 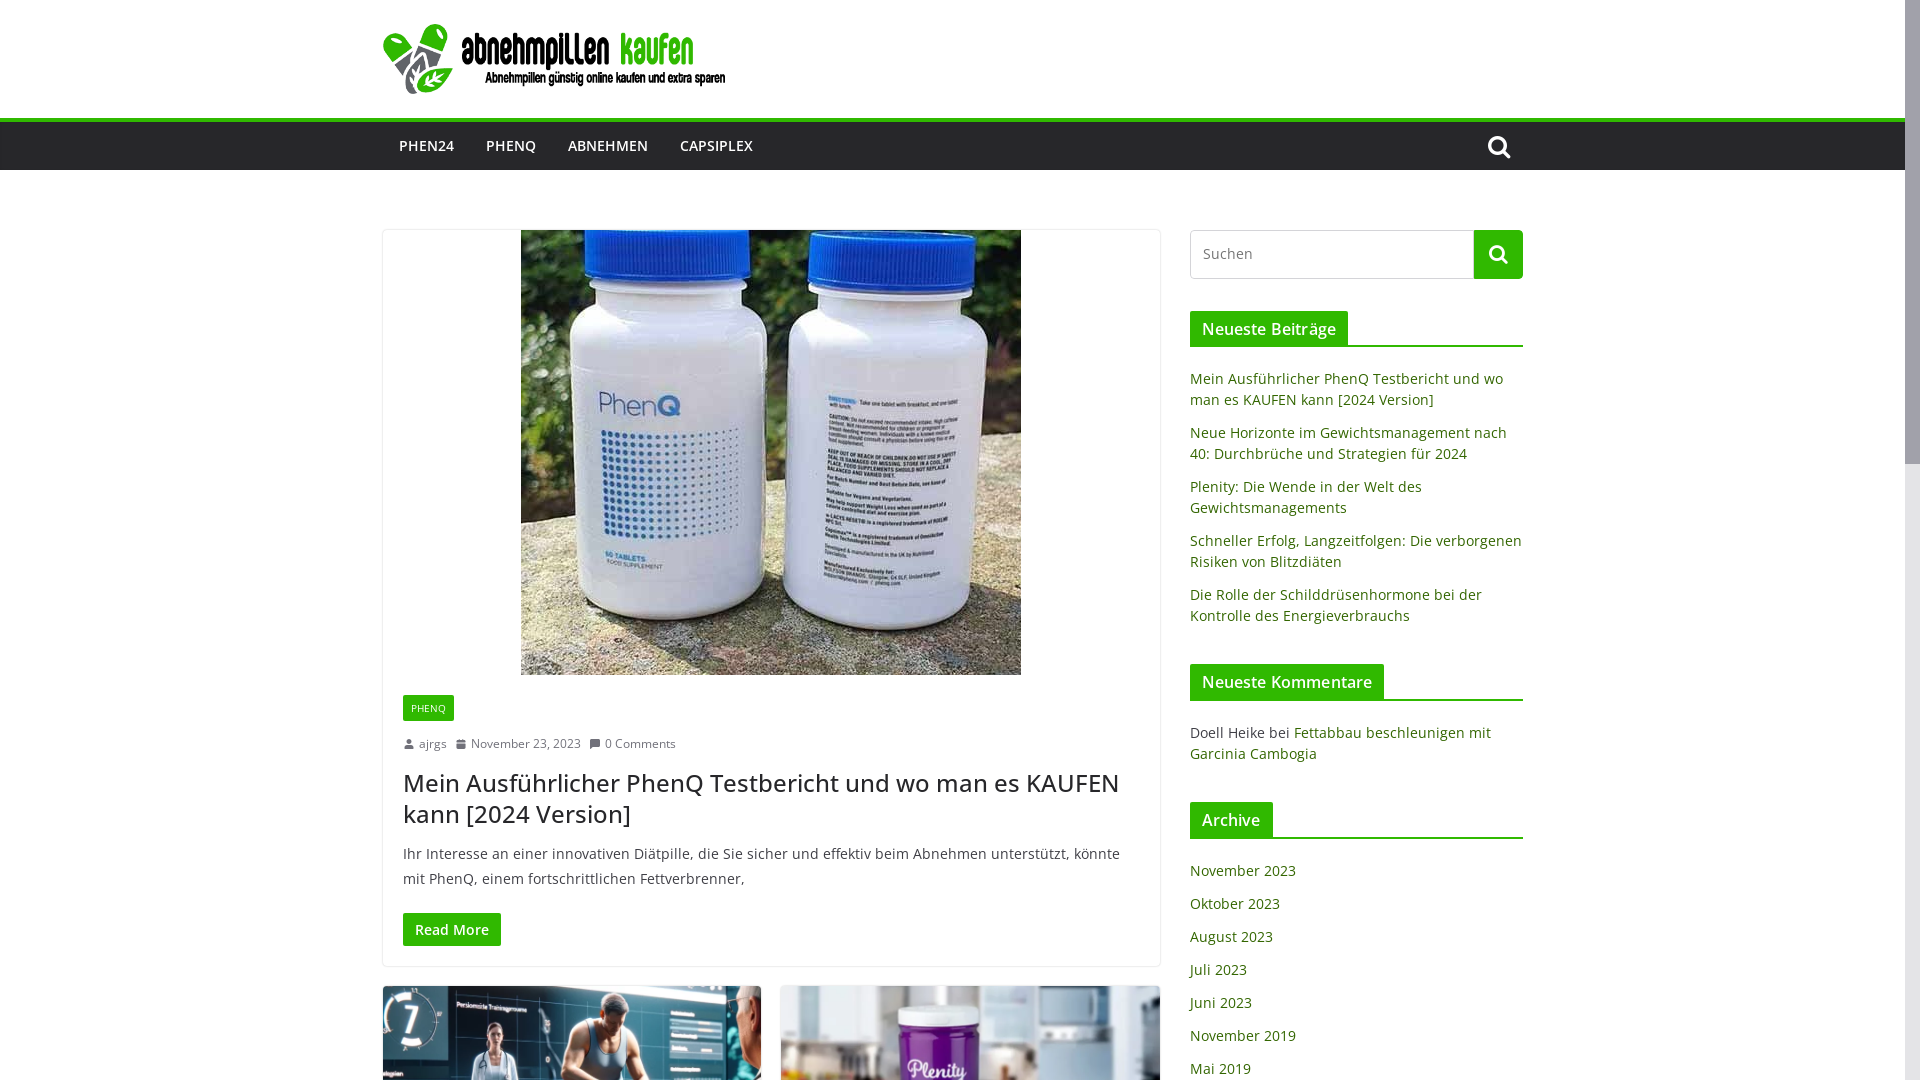 I want to click on 'Fettabbau beschleunigen mit Garcinia Cambogia', so click(x=1340, y=743).